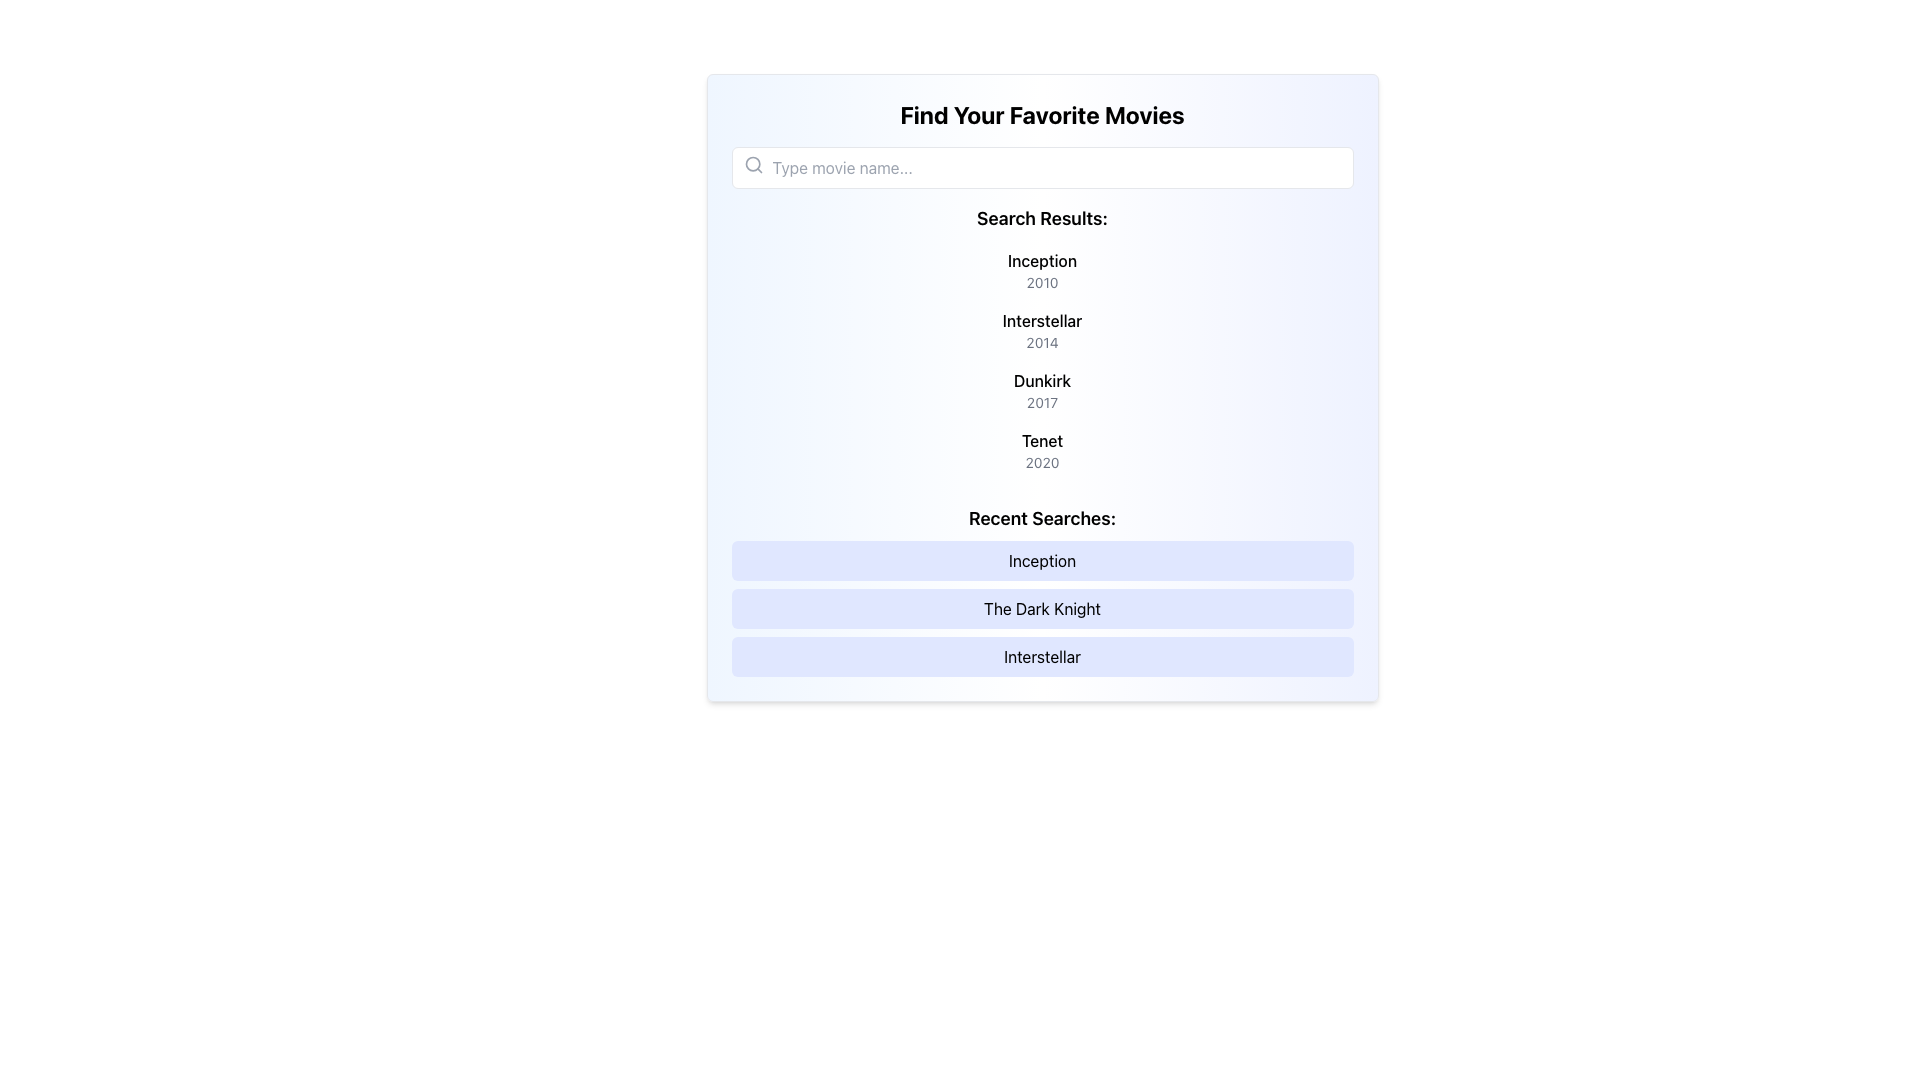 The width and height of the screenshot is (1920, 1080). Describe the element at coordinates (1041, 381) in the screenshot. I see `the Text Label indicating the movie title in the third position under 'Search Results:'` at that location.